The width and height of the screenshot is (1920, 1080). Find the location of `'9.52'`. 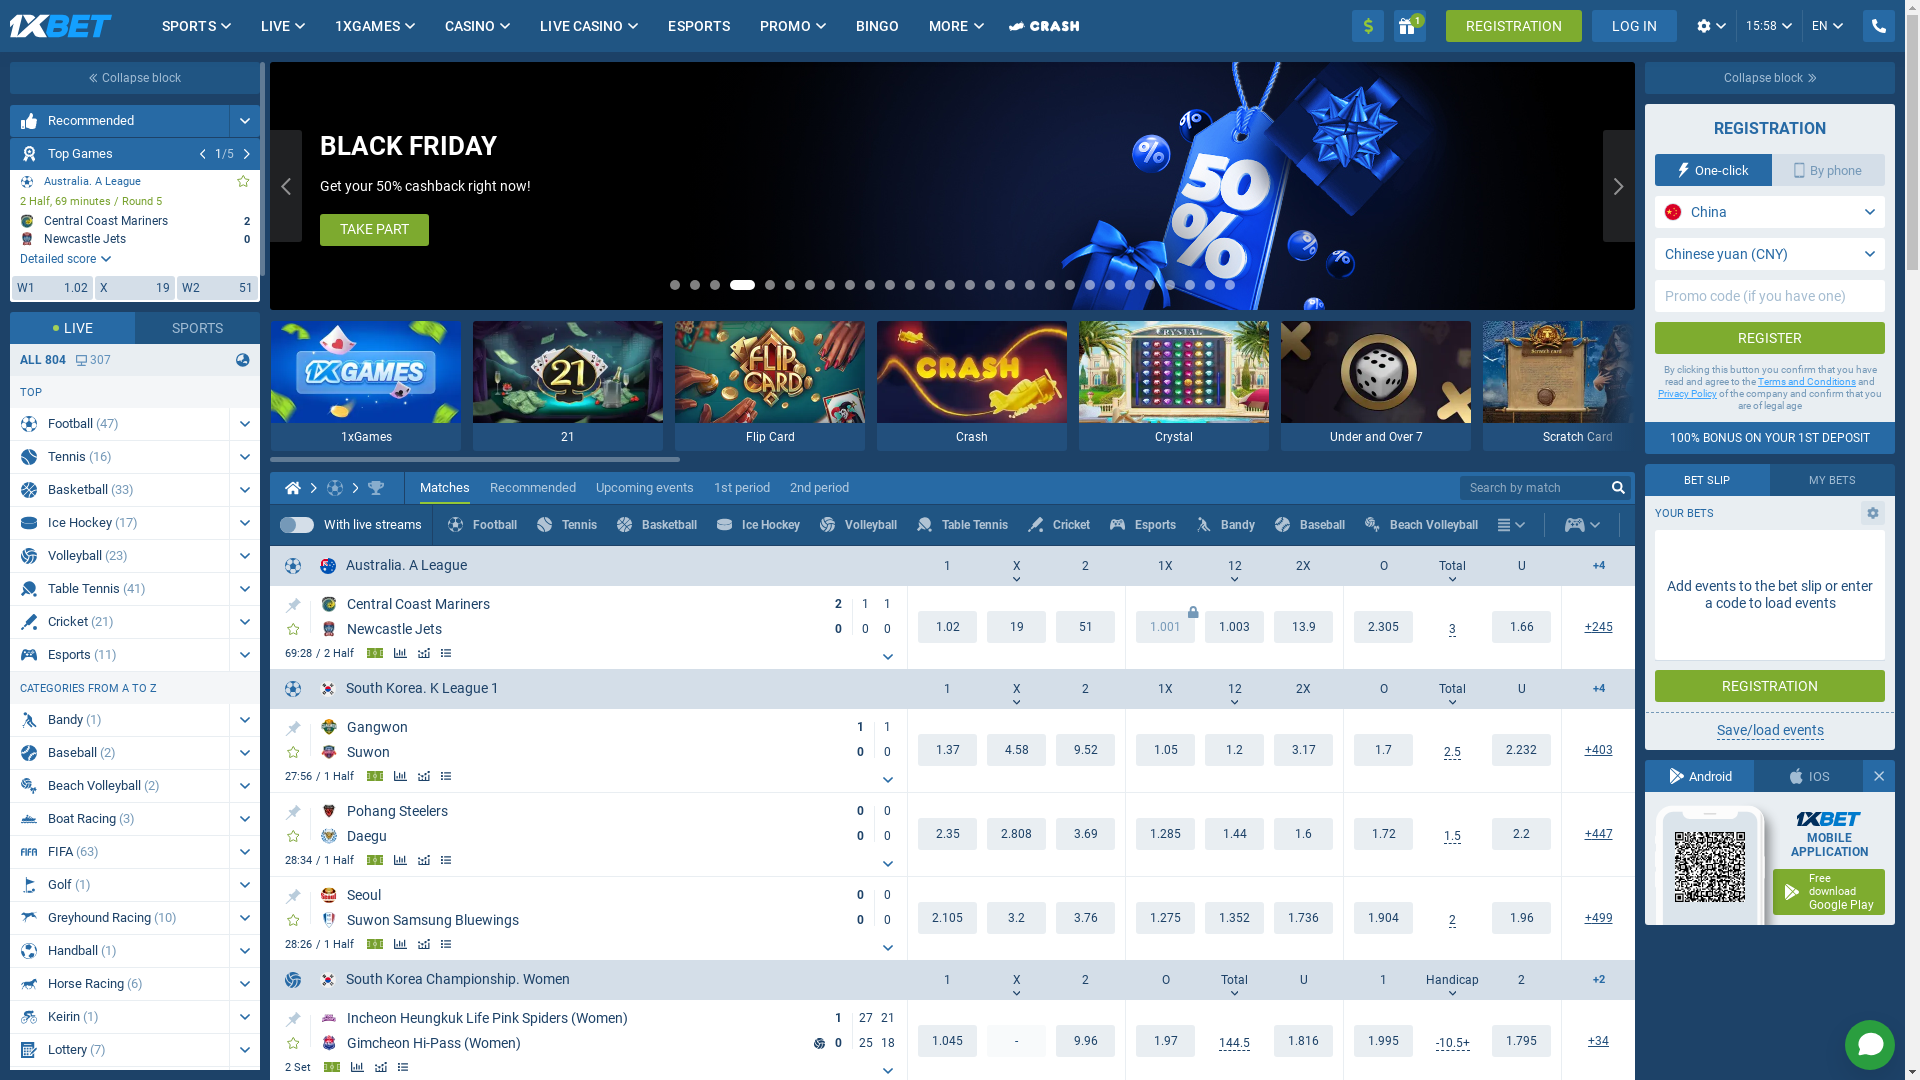

'9.52' is located at coordinates (1084, 749).